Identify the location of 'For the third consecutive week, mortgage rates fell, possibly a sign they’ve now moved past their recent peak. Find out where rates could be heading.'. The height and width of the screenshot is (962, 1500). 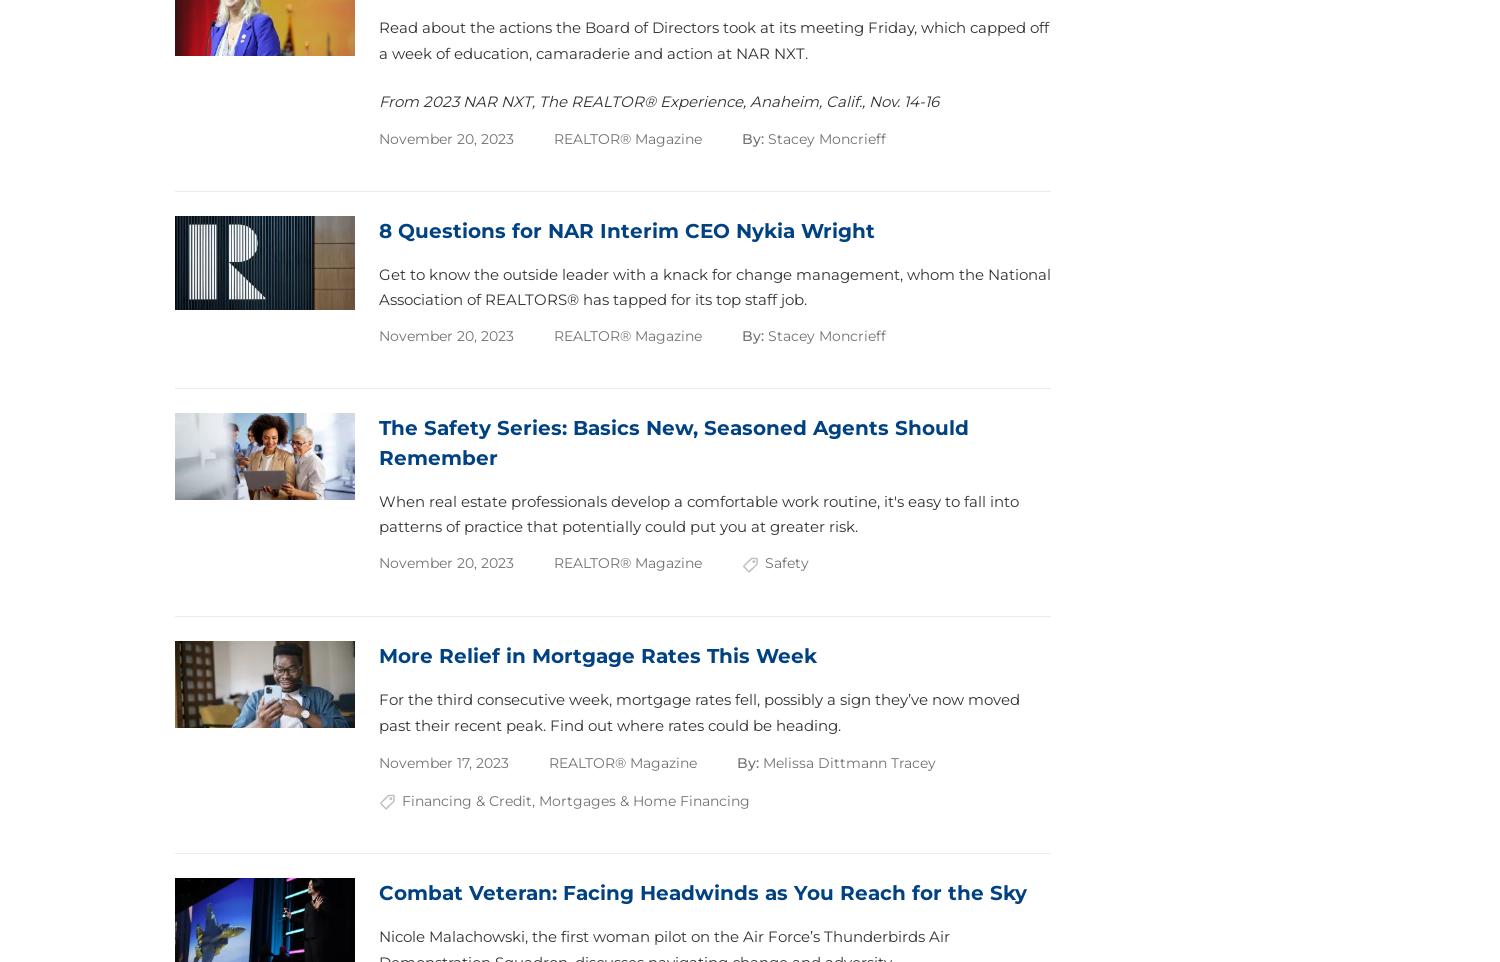
(698, 710).